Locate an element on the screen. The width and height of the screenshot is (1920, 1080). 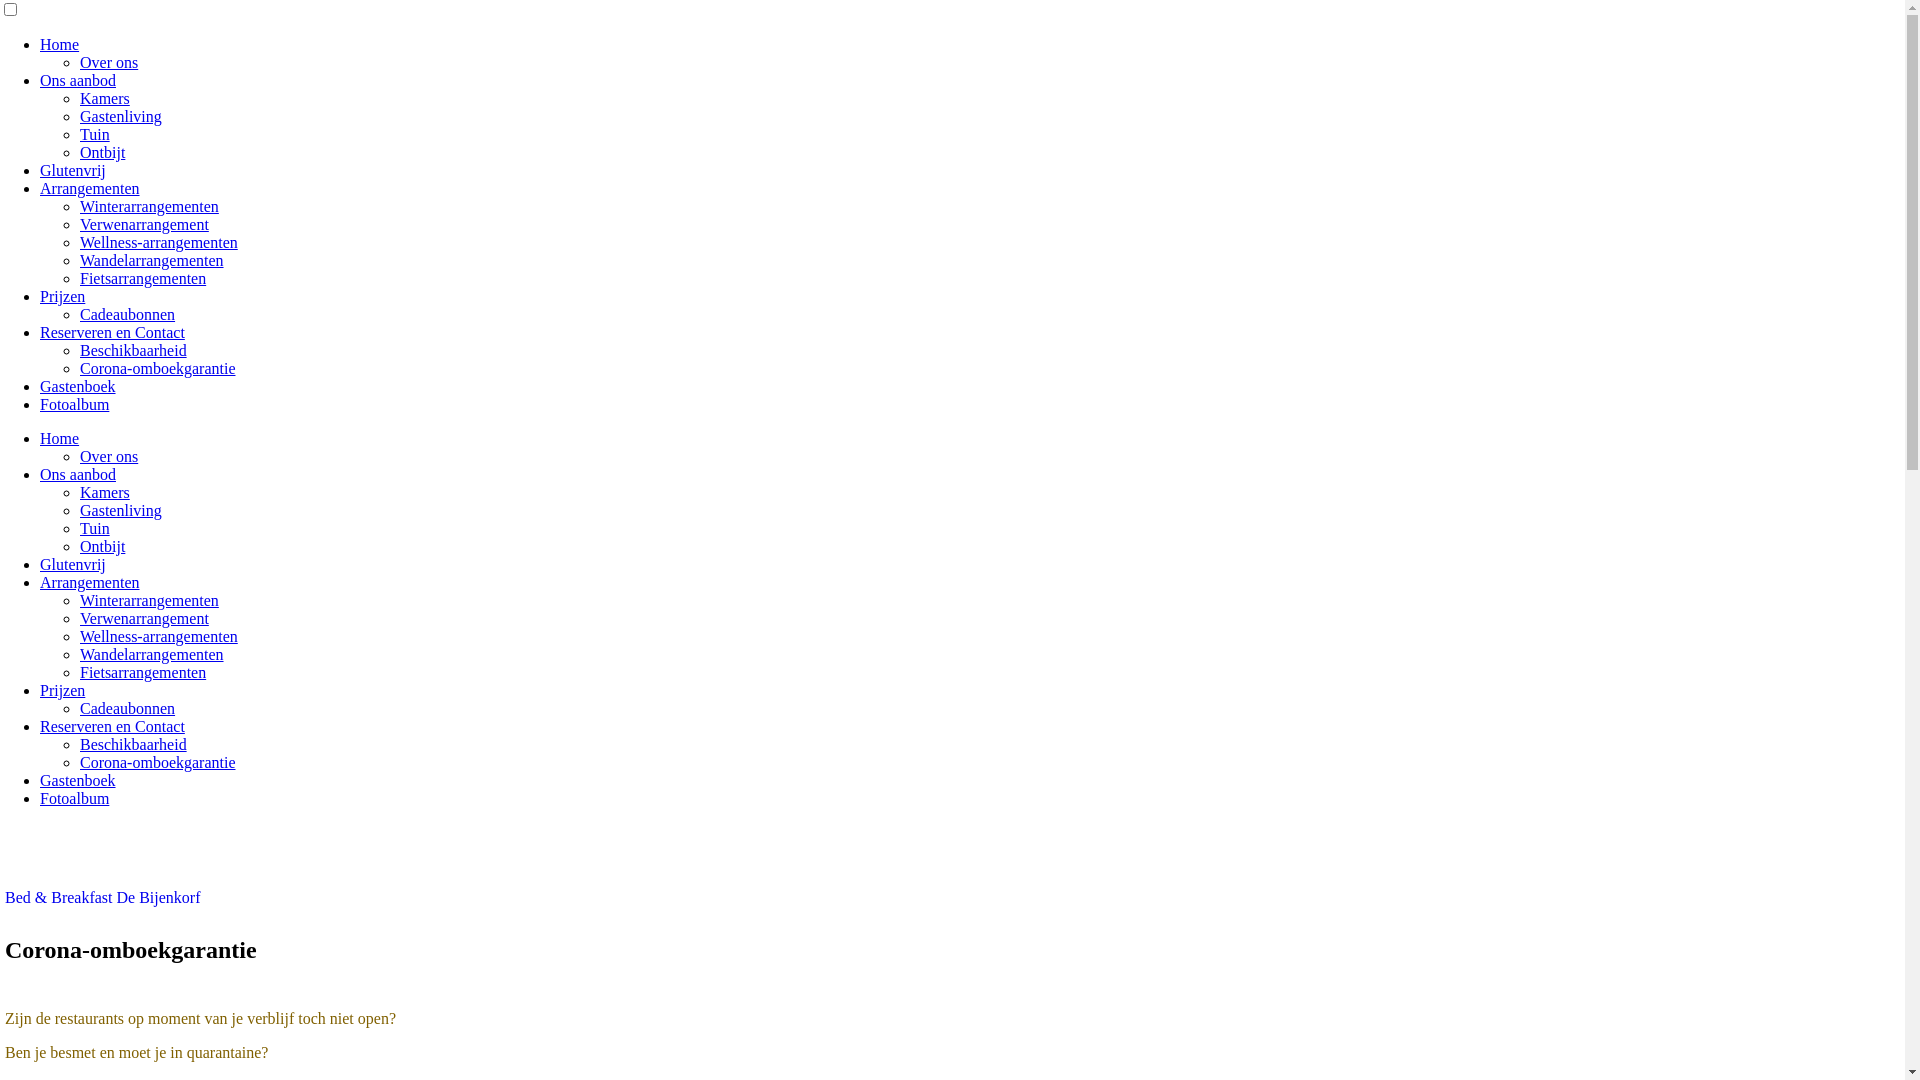
'Ons aanbod' is located at coordinates (77, 474).